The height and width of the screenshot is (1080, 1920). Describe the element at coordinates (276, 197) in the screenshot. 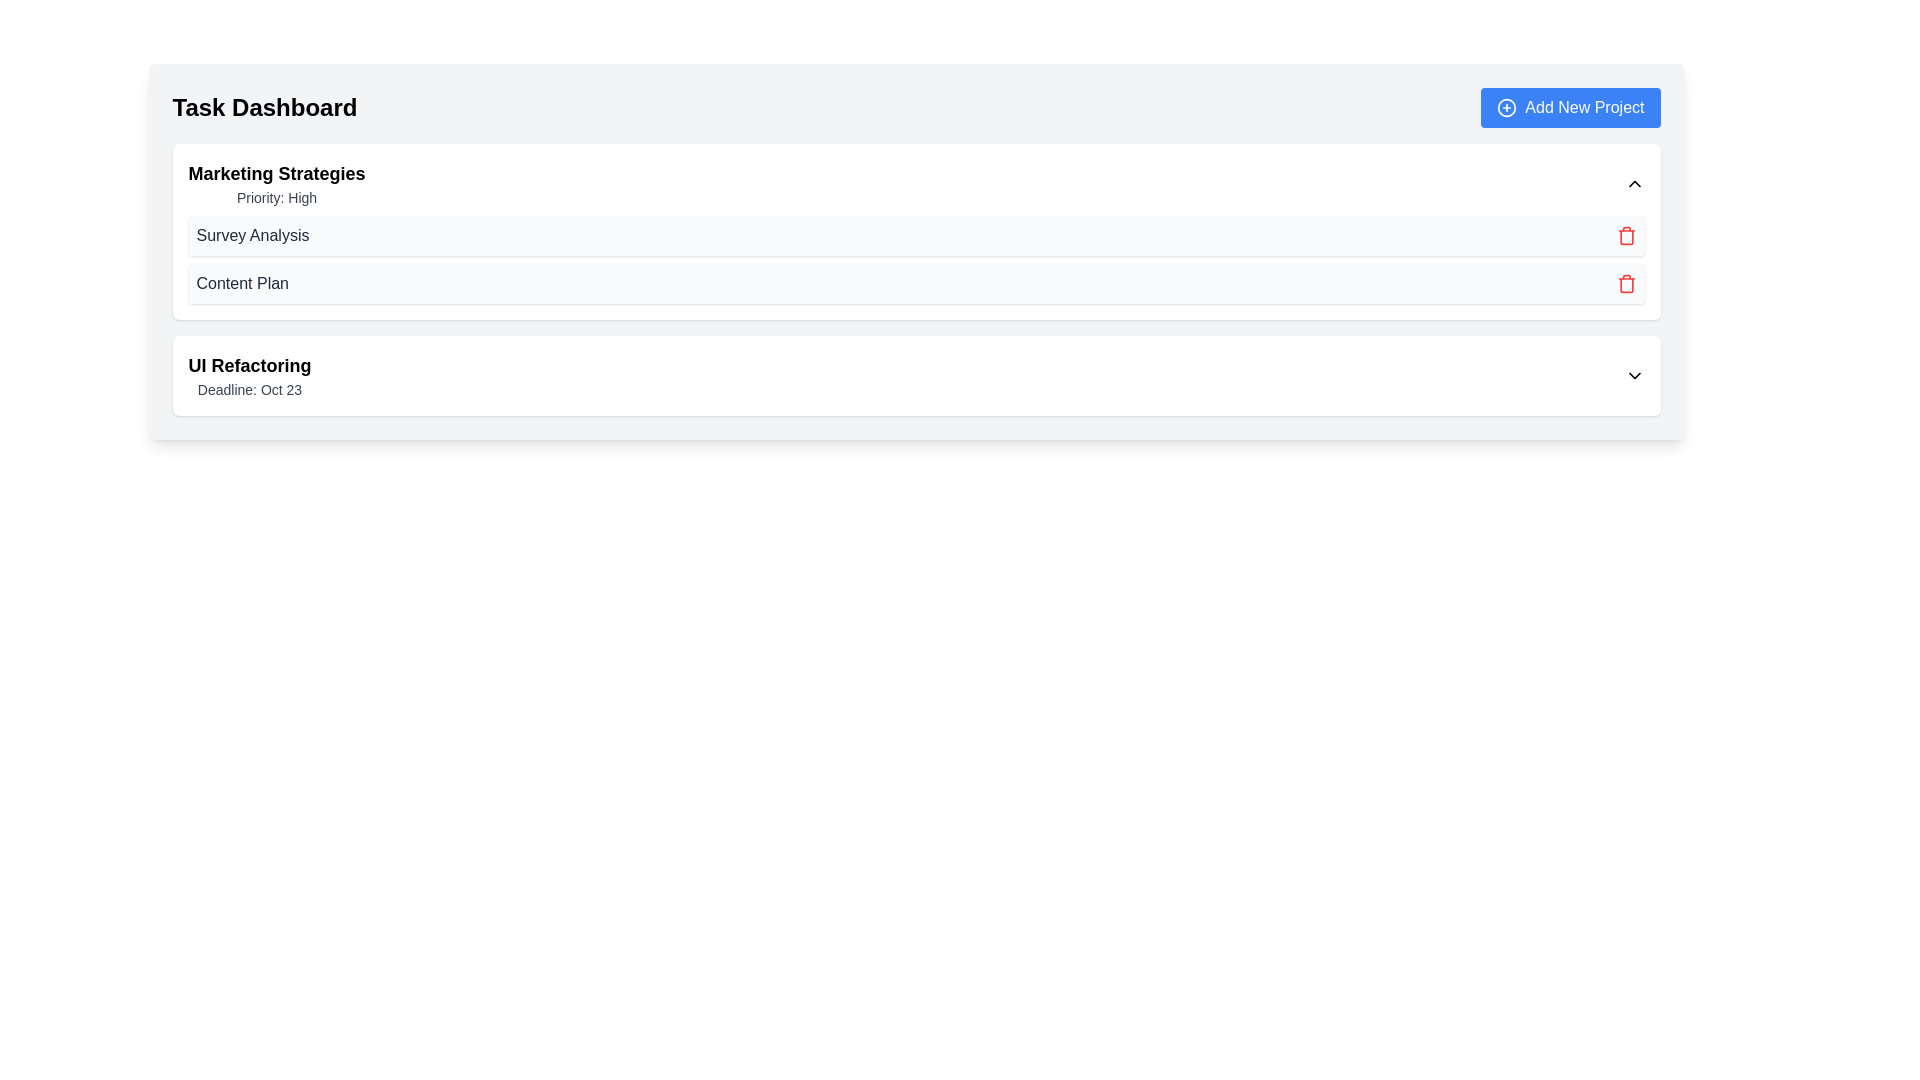

I see `the static text label displaying the priority level 'High' for the task 'Marketing Strategies', which is located directly below the heading within a panel layout` at that location.